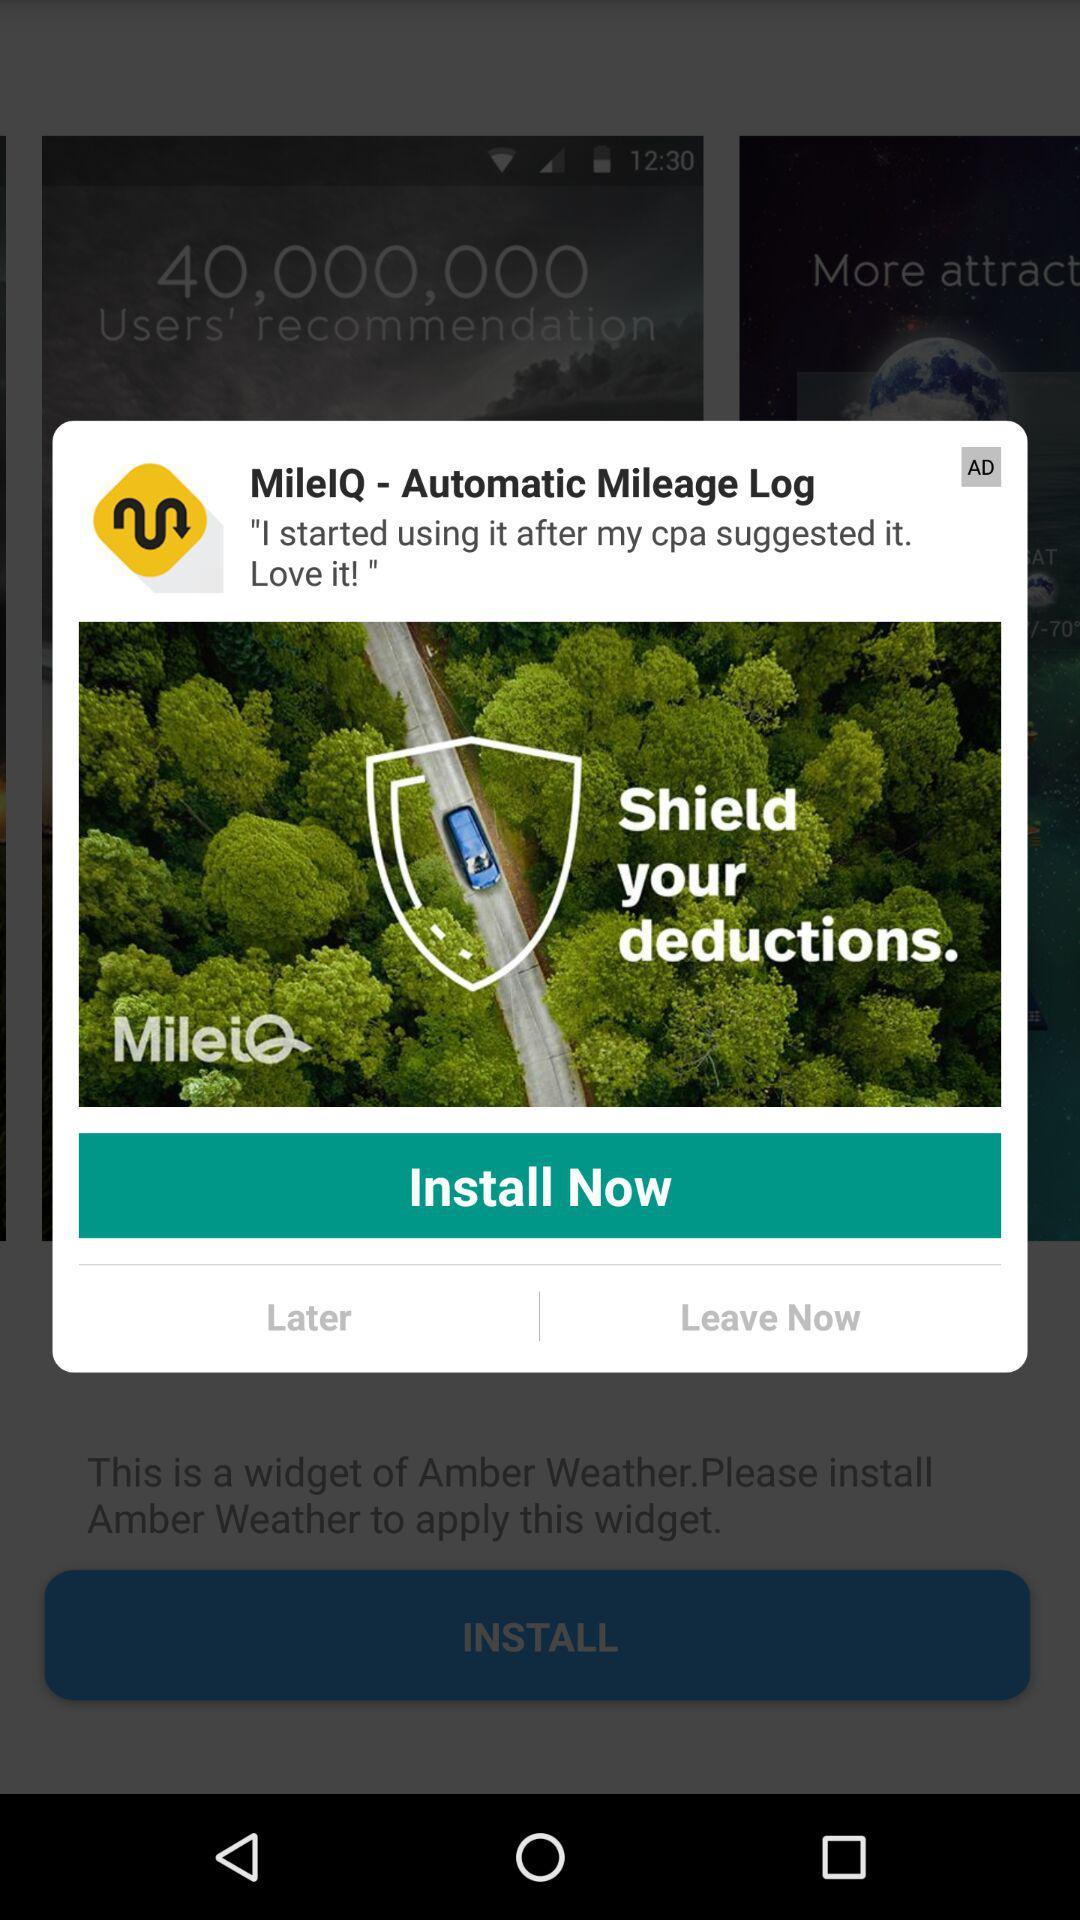 The width and height of the screenshot is (1080, 1920). I want to click on icon above i started using, so click(531, 481).